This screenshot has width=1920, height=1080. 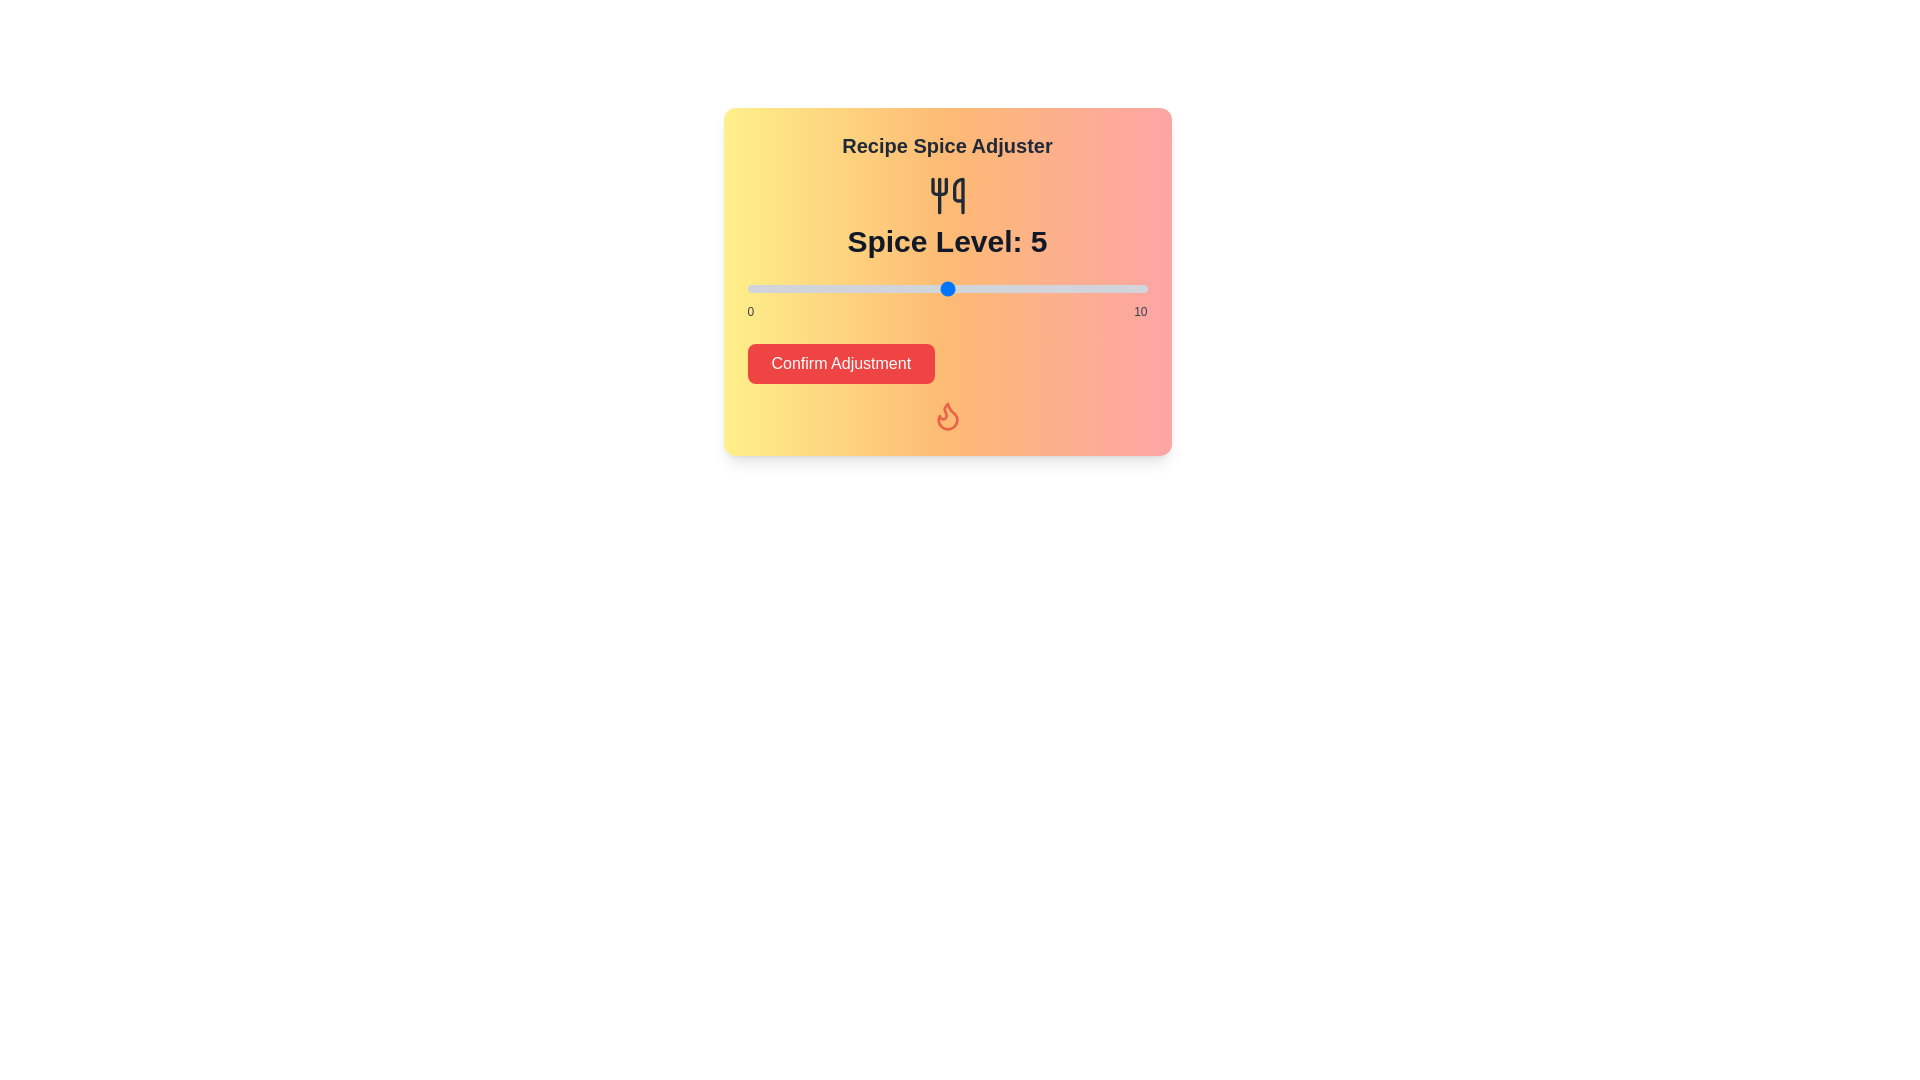 What do you see at coordinates (946, 415) in the screenshot?
I see `the flame icon to observe its animation` at bounding box center [946, 415].